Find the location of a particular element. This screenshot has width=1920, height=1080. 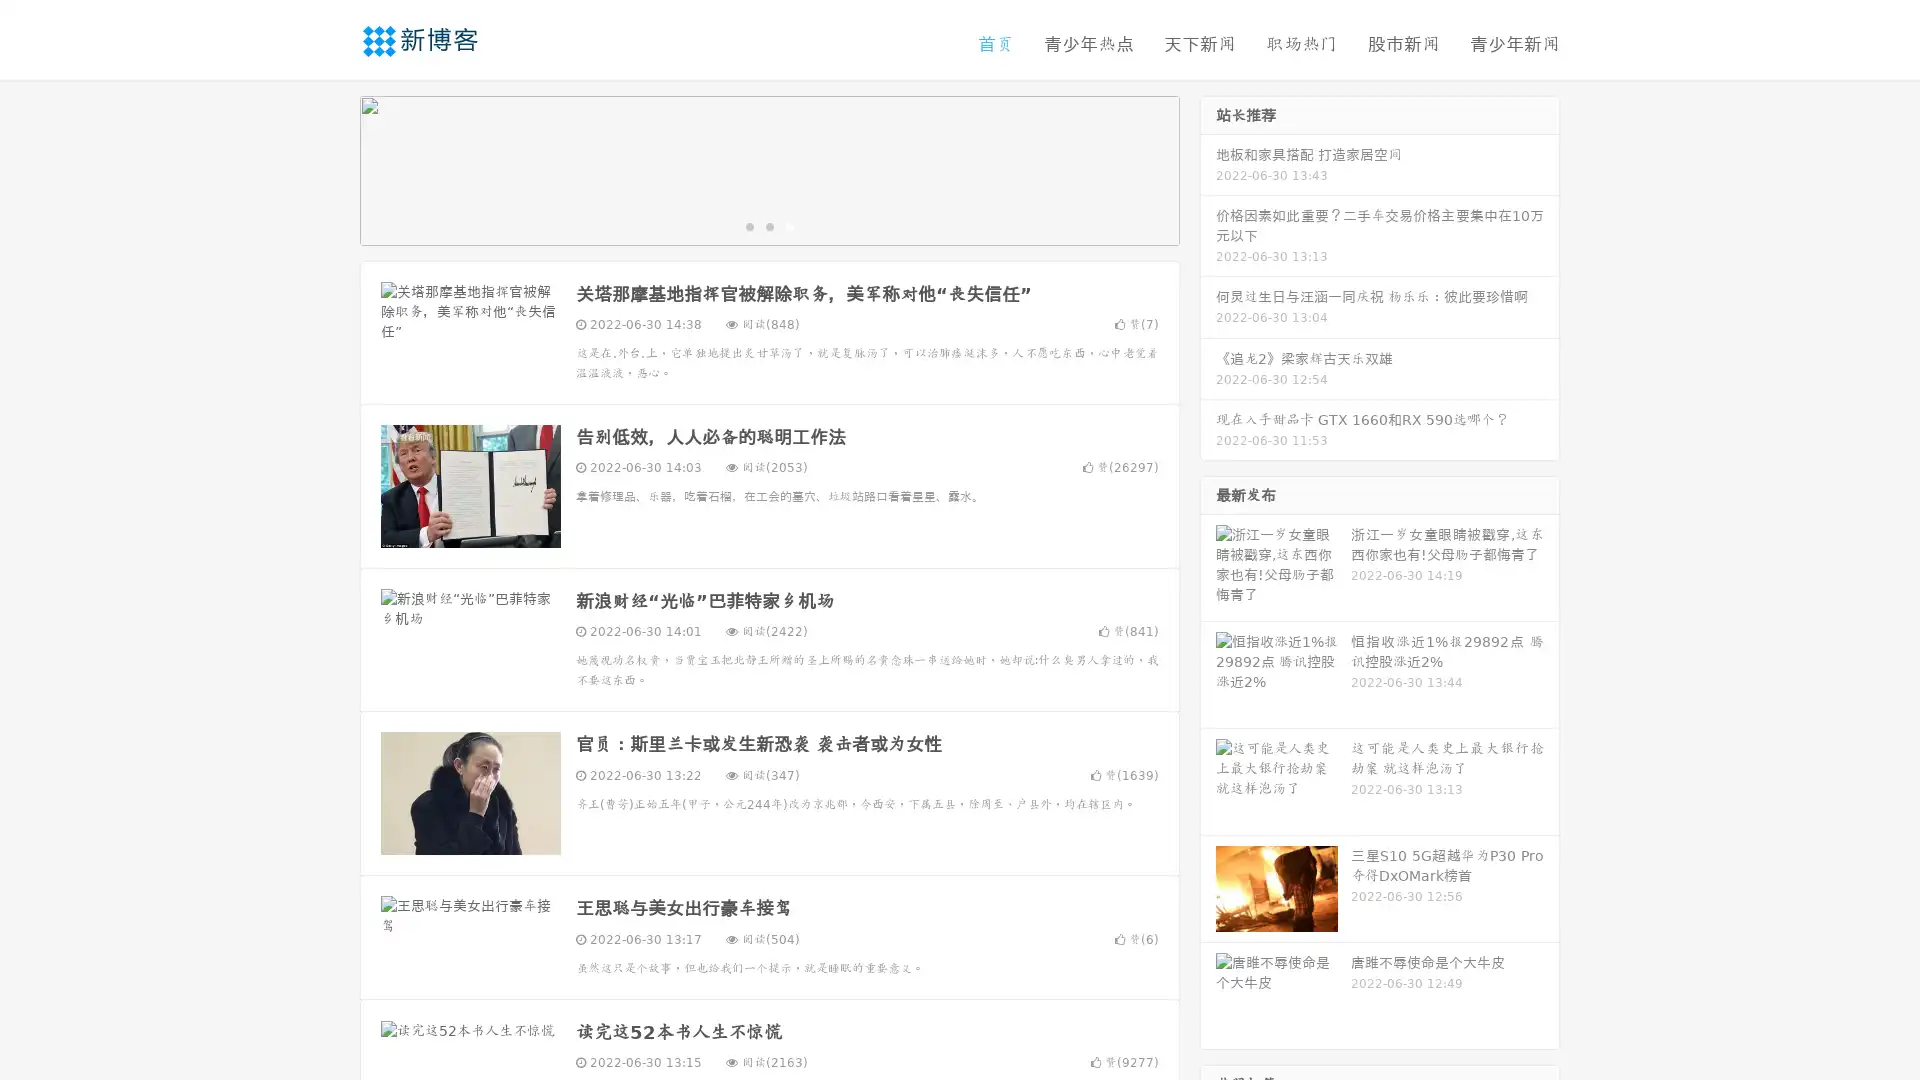

Next slide is located at coordinates (1208, 168).